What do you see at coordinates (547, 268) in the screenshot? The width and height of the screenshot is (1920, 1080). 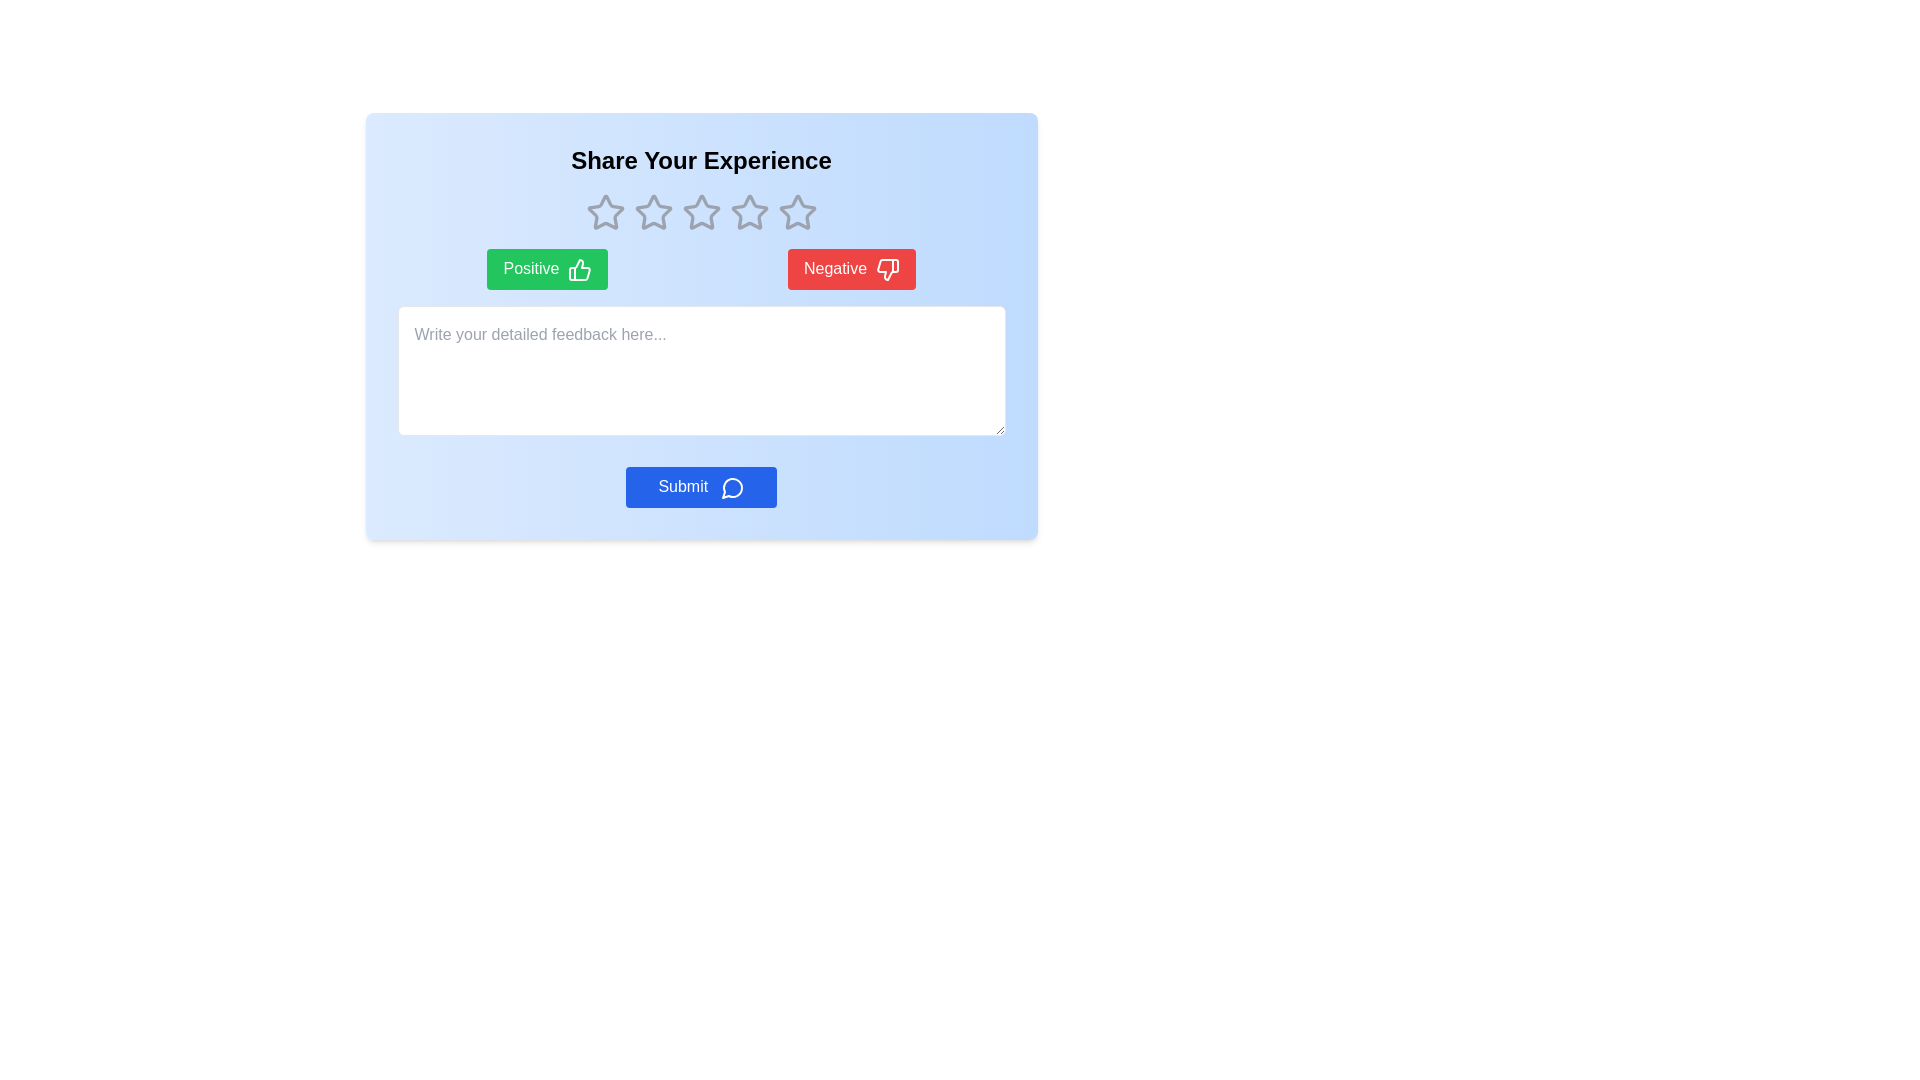 I see `the green button labeled 'Positive' with rounded corners` at bounding box center [547, 268].